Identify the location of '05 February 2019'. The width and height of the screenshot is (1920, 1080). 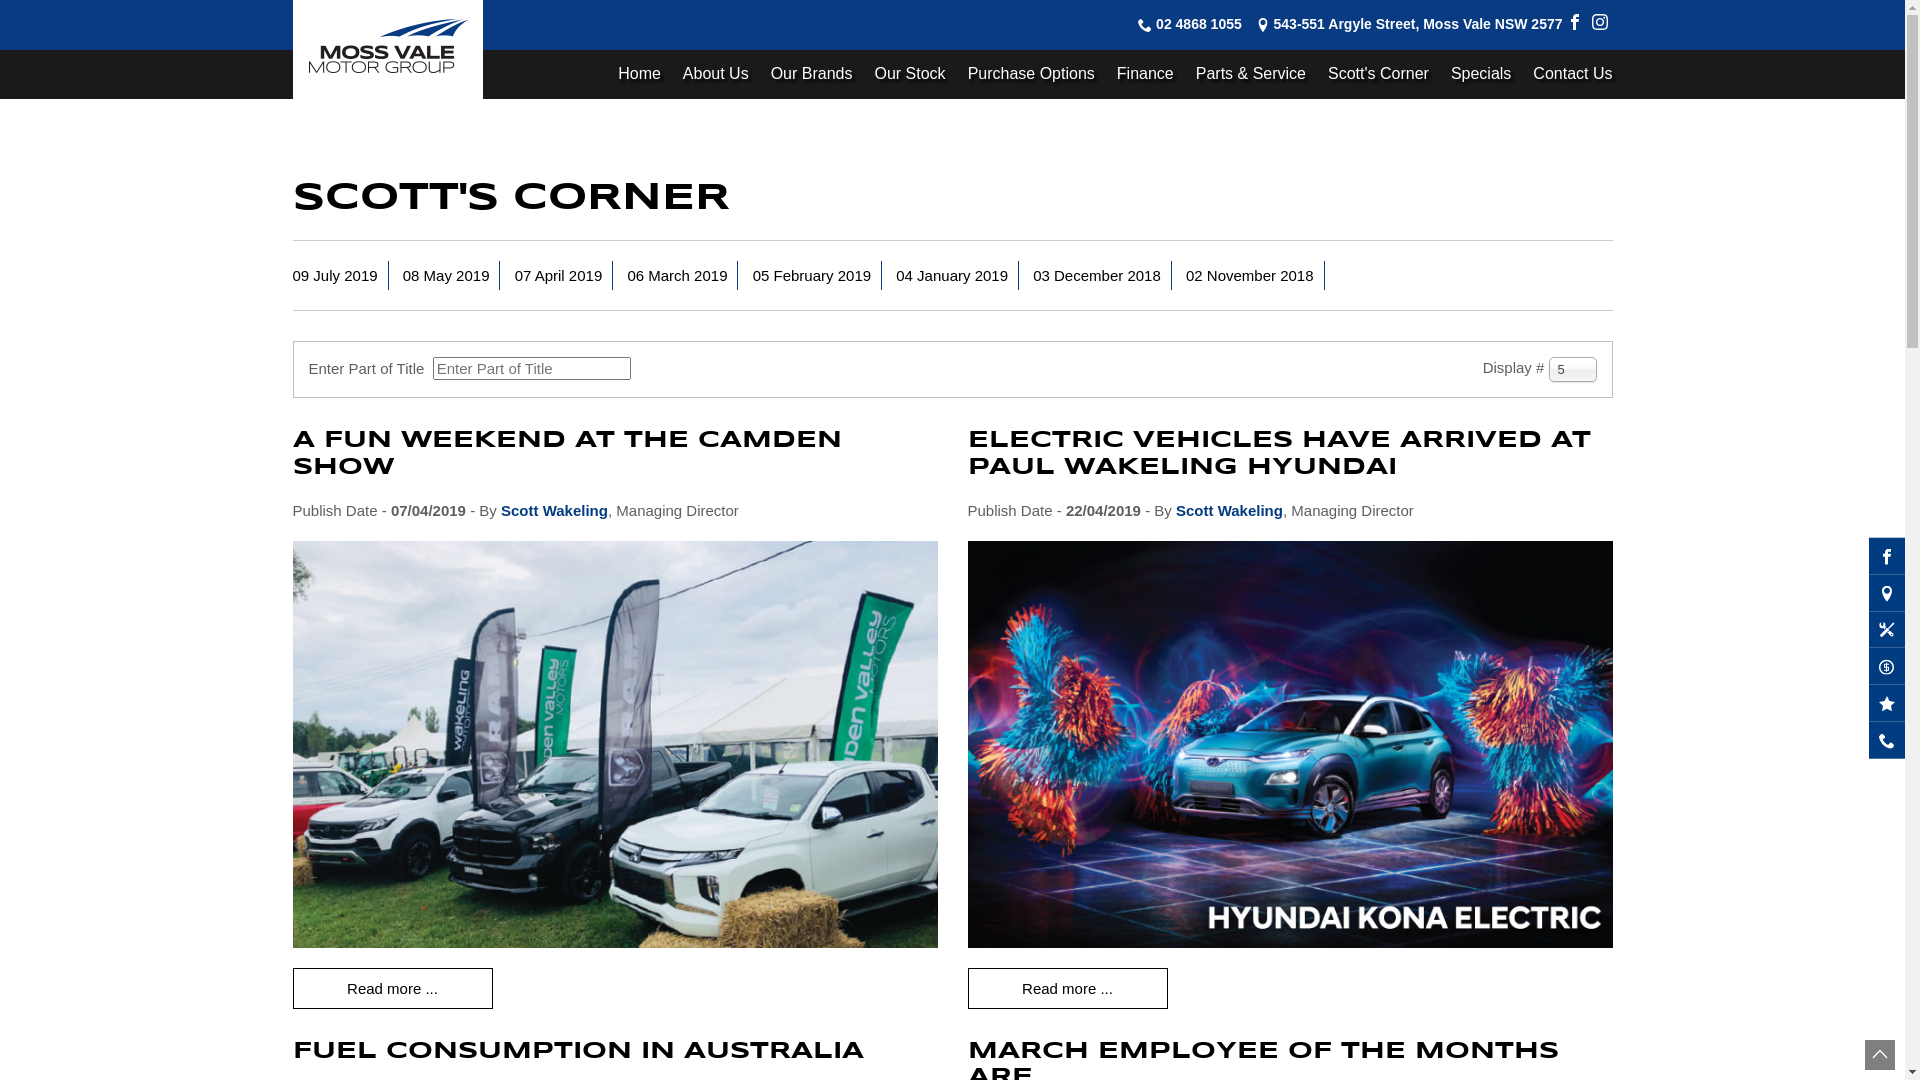
(811, 275).